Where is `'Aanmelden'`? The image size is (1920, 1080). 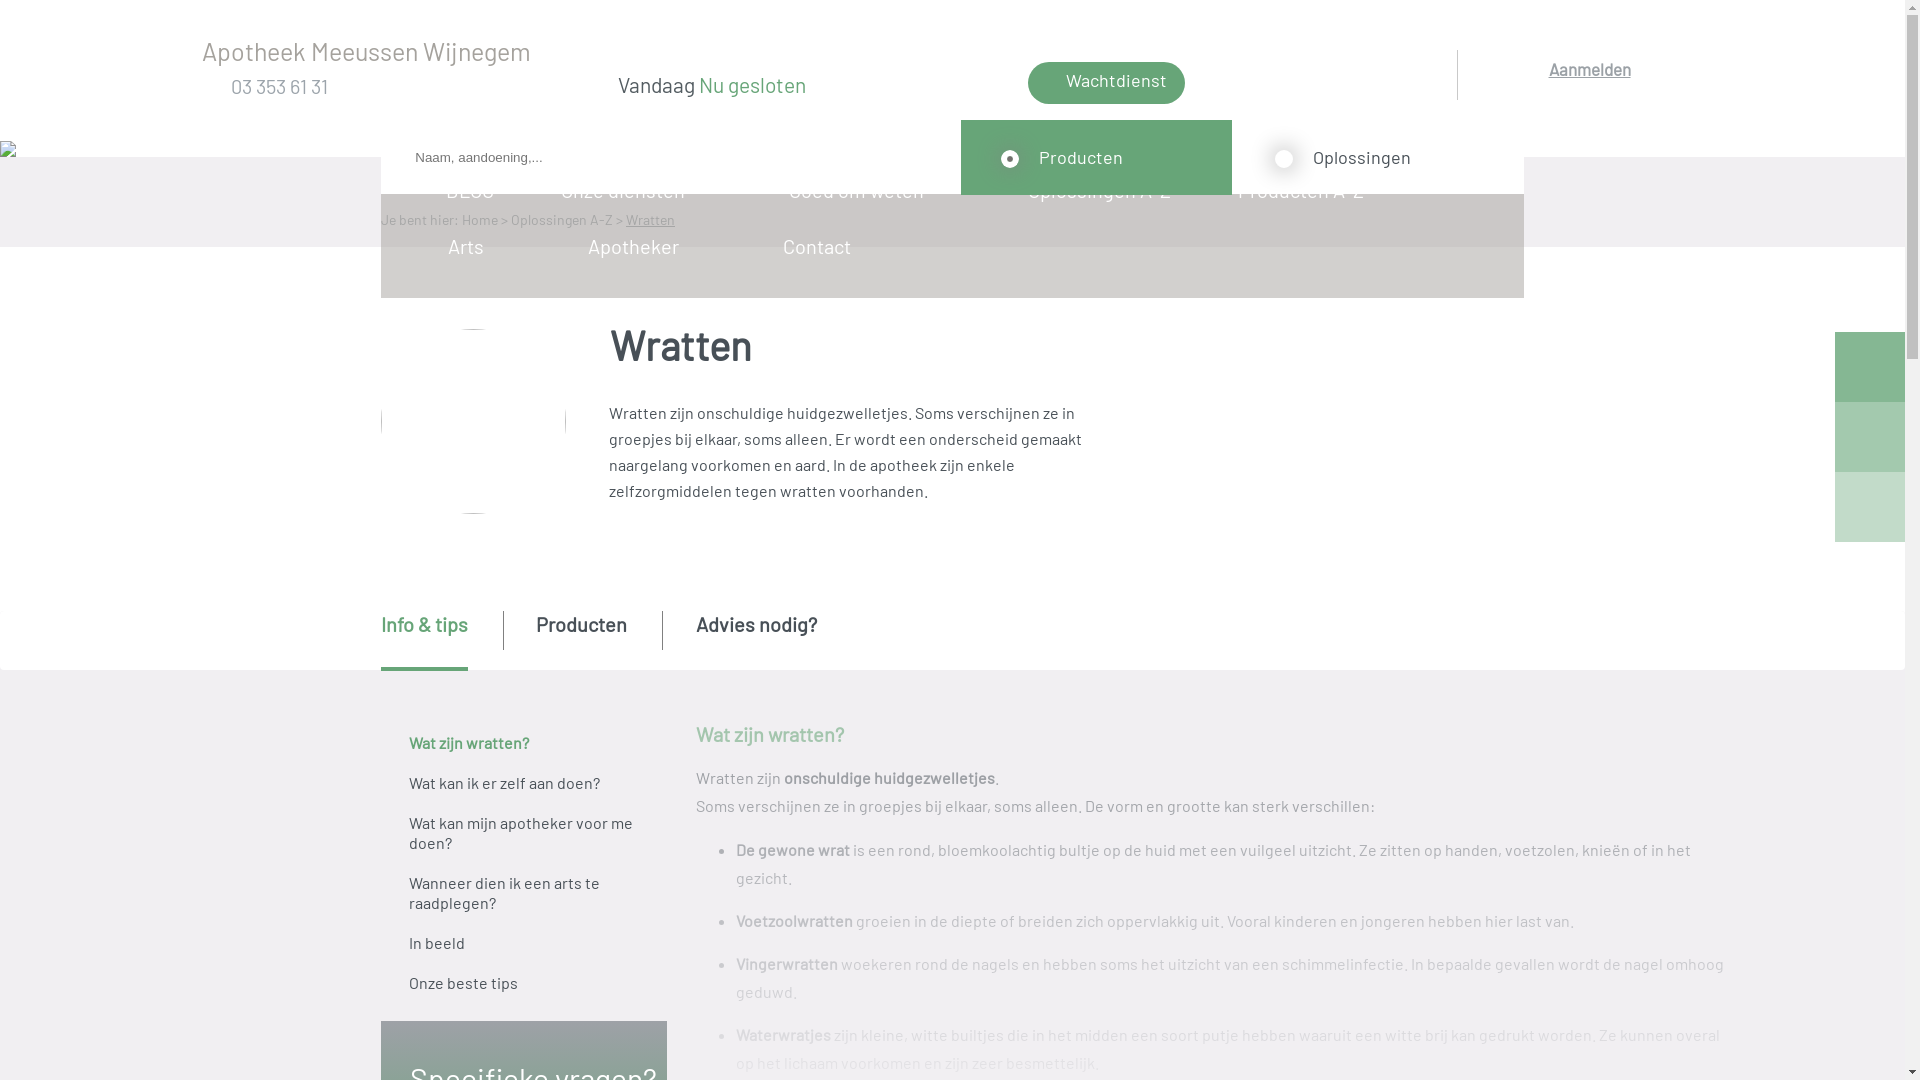
'Aanmelden' is located at coordinates (1588, 95).